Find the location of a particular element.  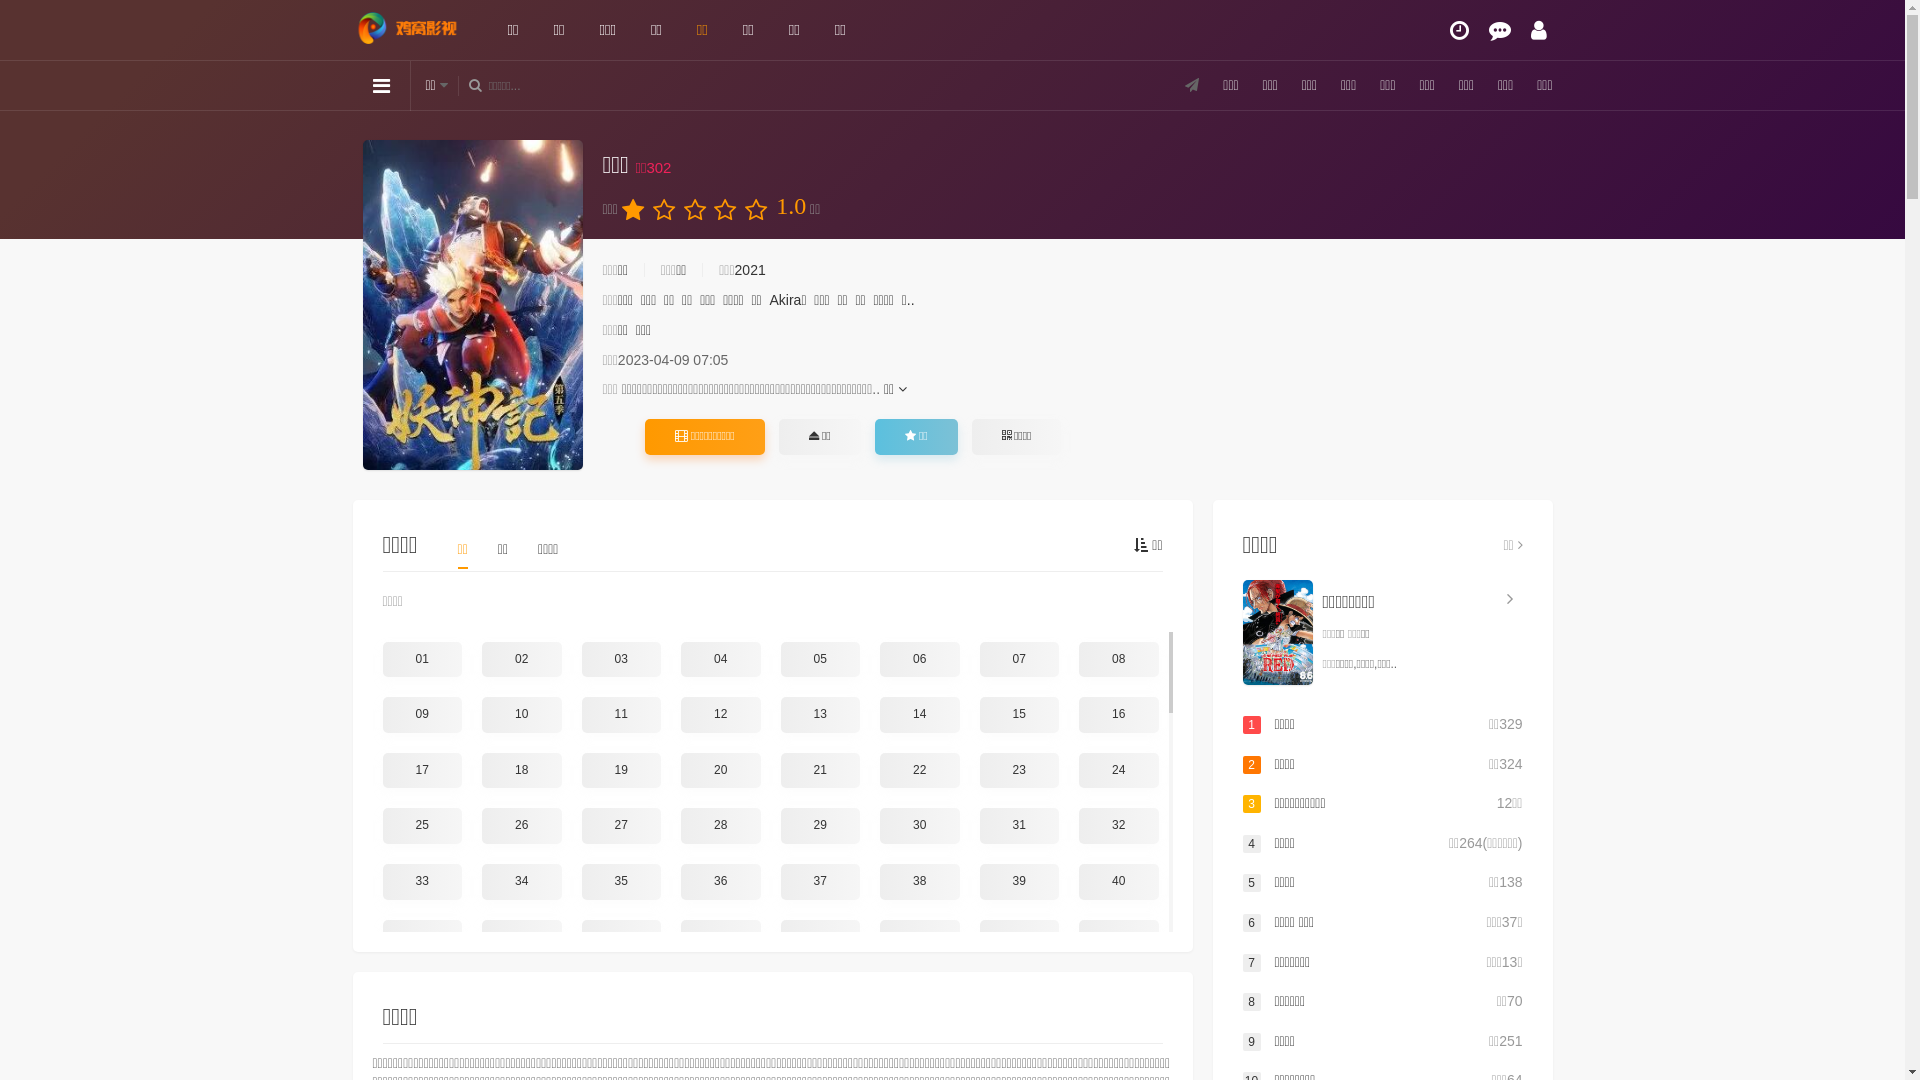

'17' is located at coordinates (382, 770).